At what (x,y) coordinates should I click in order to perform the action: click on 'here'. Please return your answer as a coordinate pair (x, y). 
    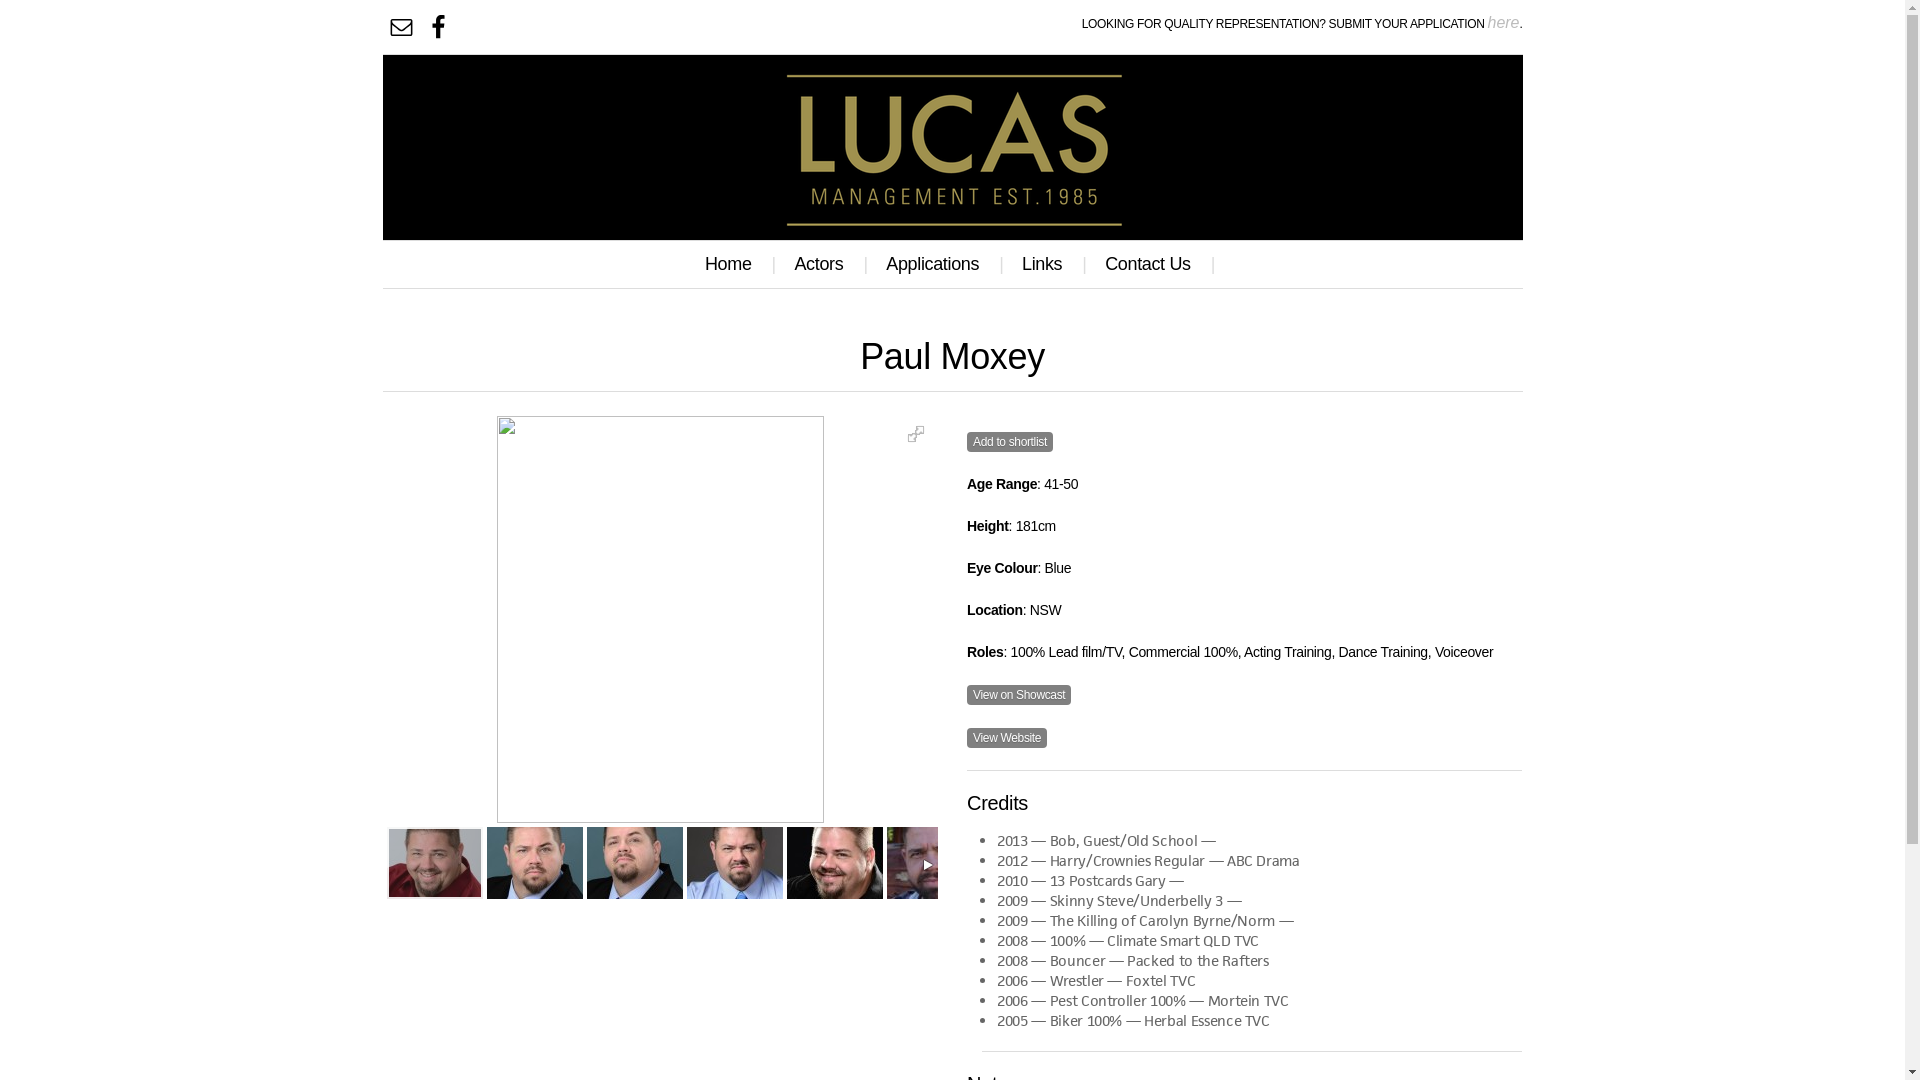
    Looking at the image, I should click on (1502, 22).